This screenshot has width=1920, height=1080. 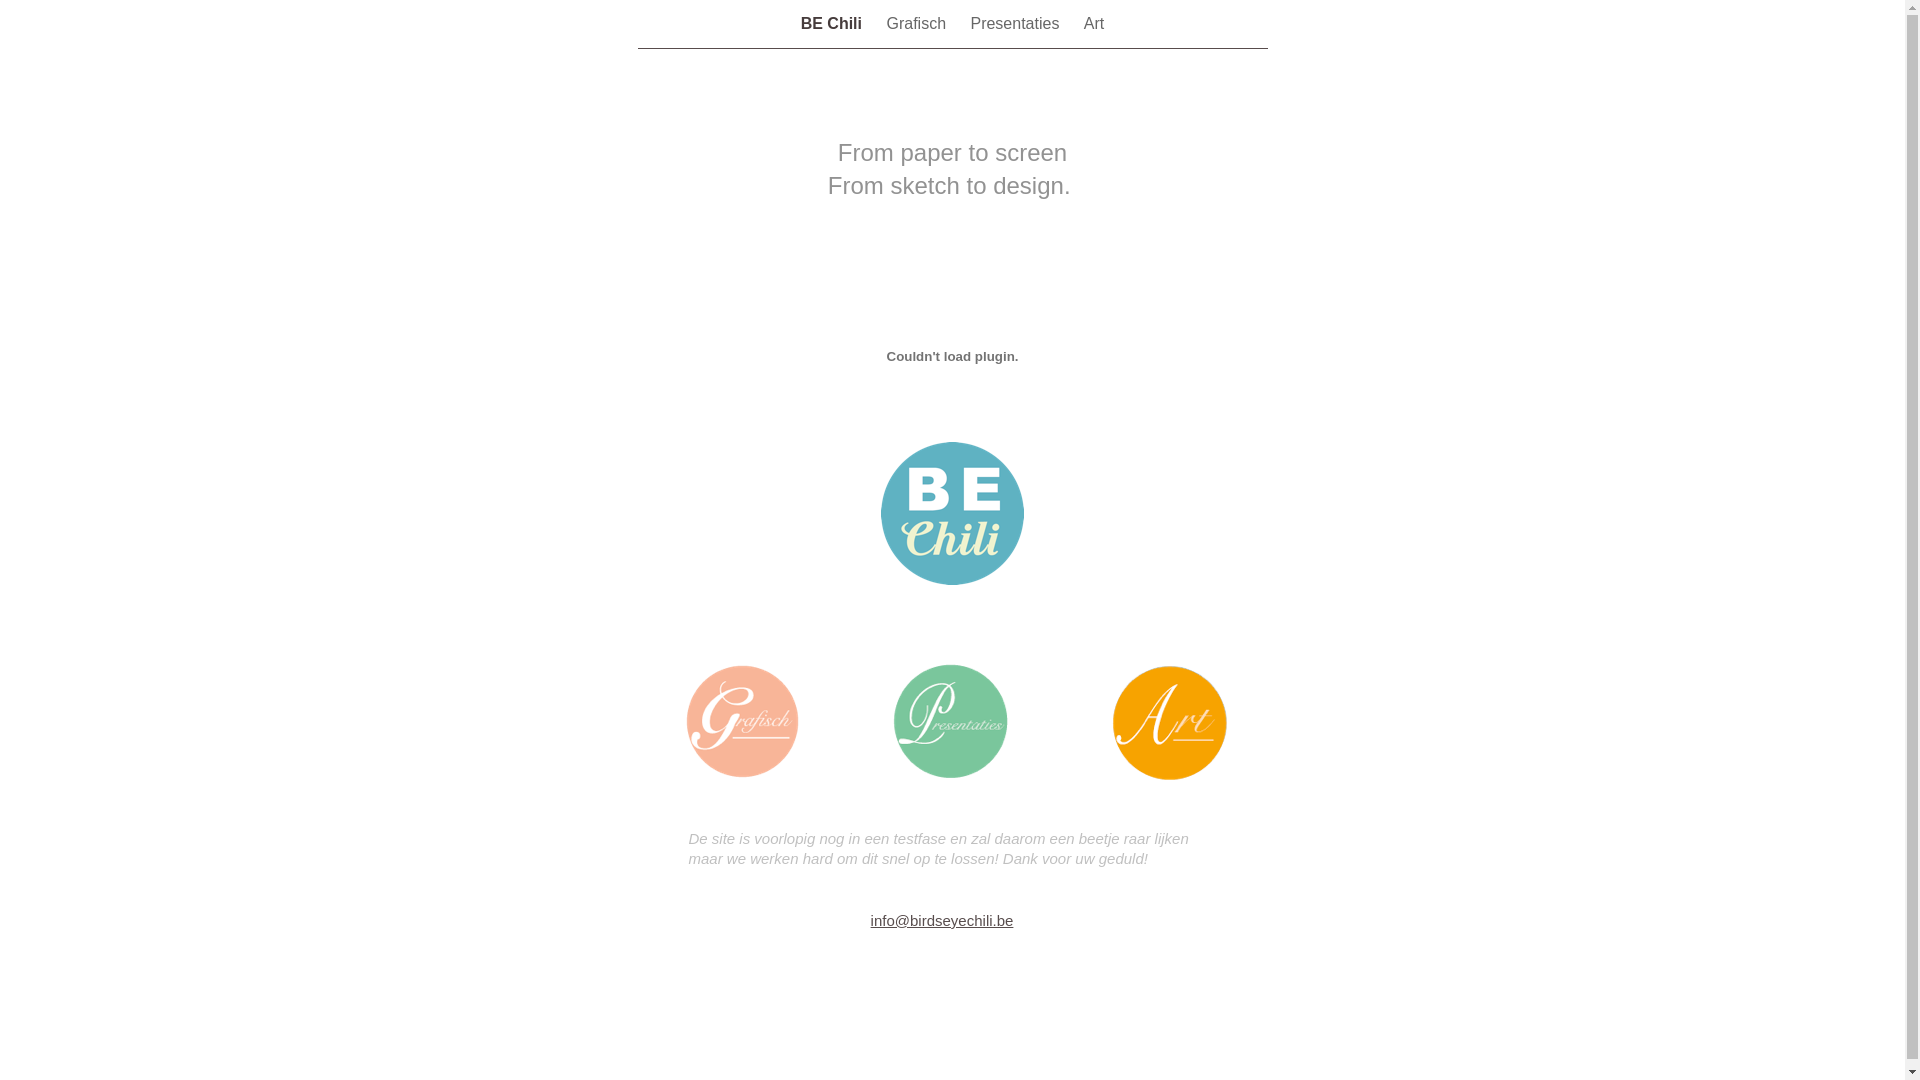 I want to click on 'Art', so click(x=1093, y=23).